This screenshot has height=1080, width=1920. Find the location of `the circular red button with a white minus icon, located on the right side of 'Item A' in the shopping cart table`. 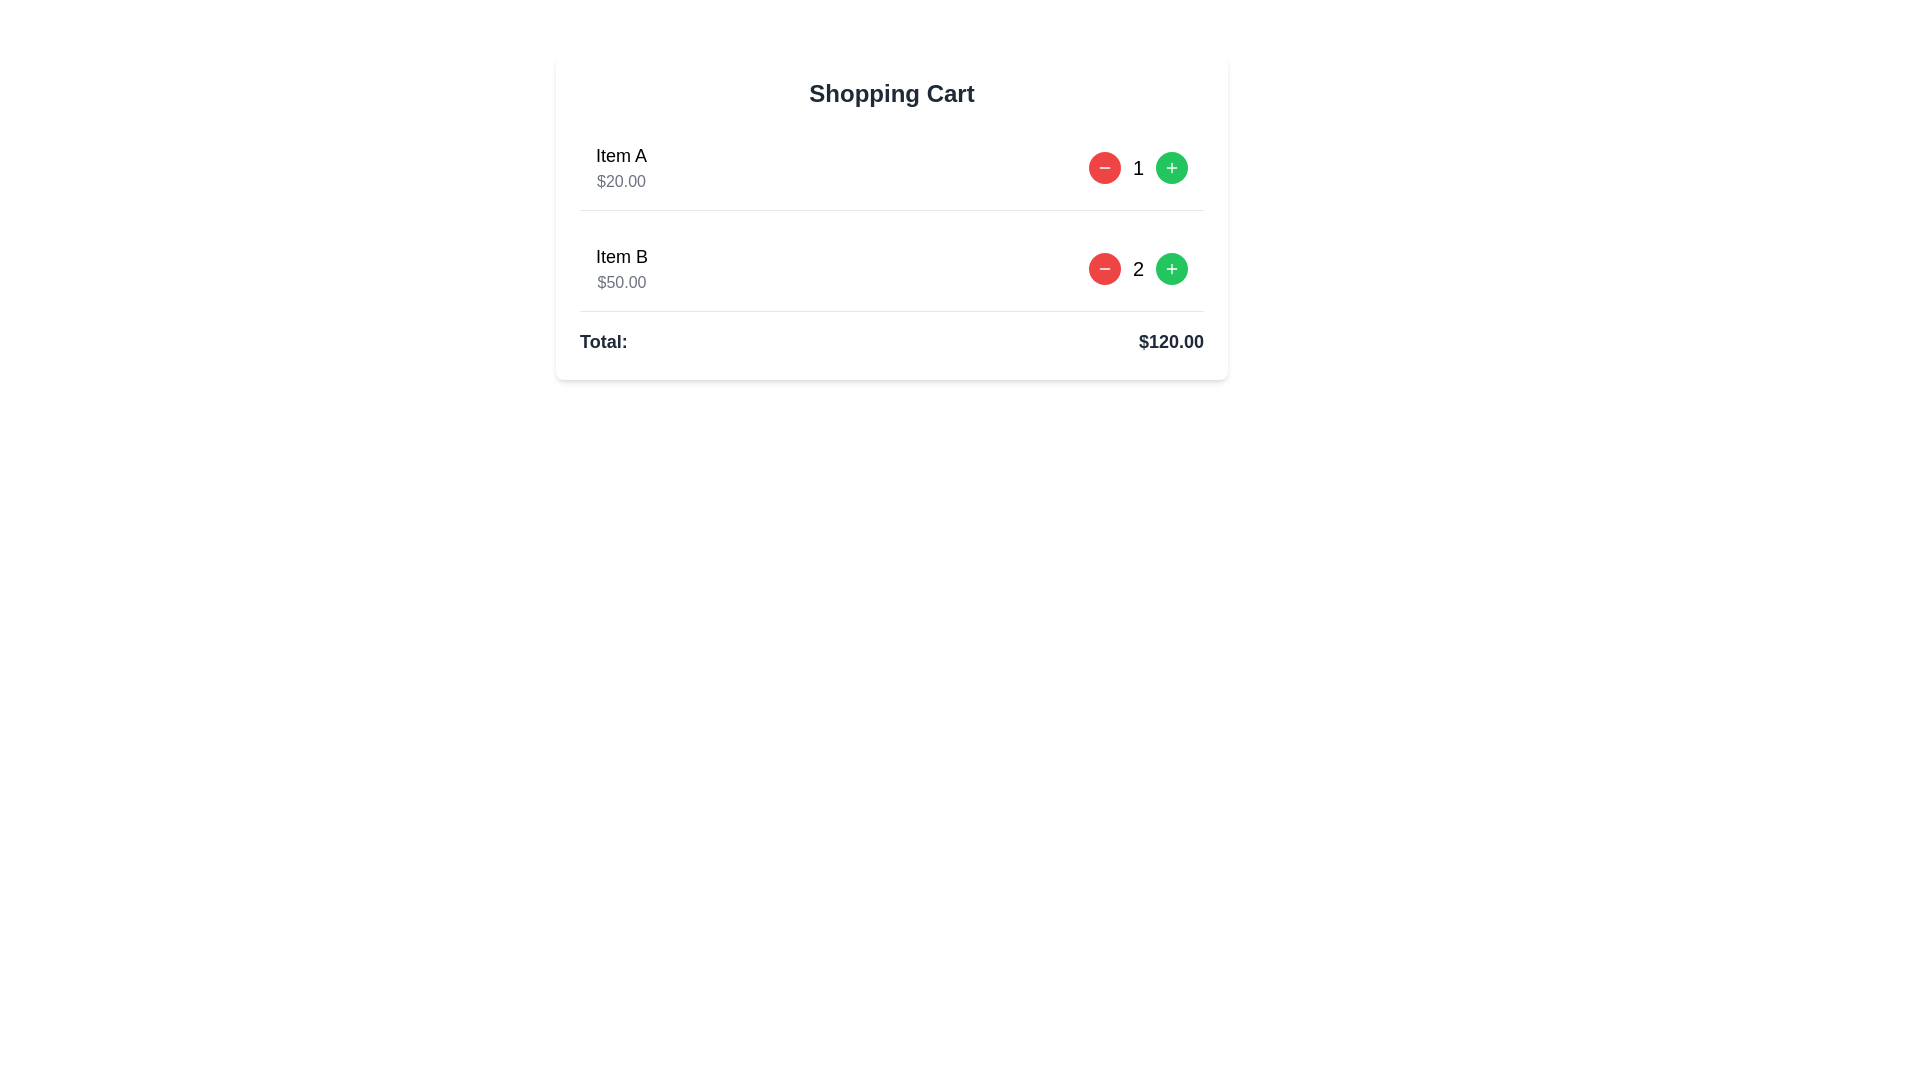

the circular red button with a white minus icon, located on the right side of 'Item A' in the shopping cart table is located at coordinates (1103, 167).